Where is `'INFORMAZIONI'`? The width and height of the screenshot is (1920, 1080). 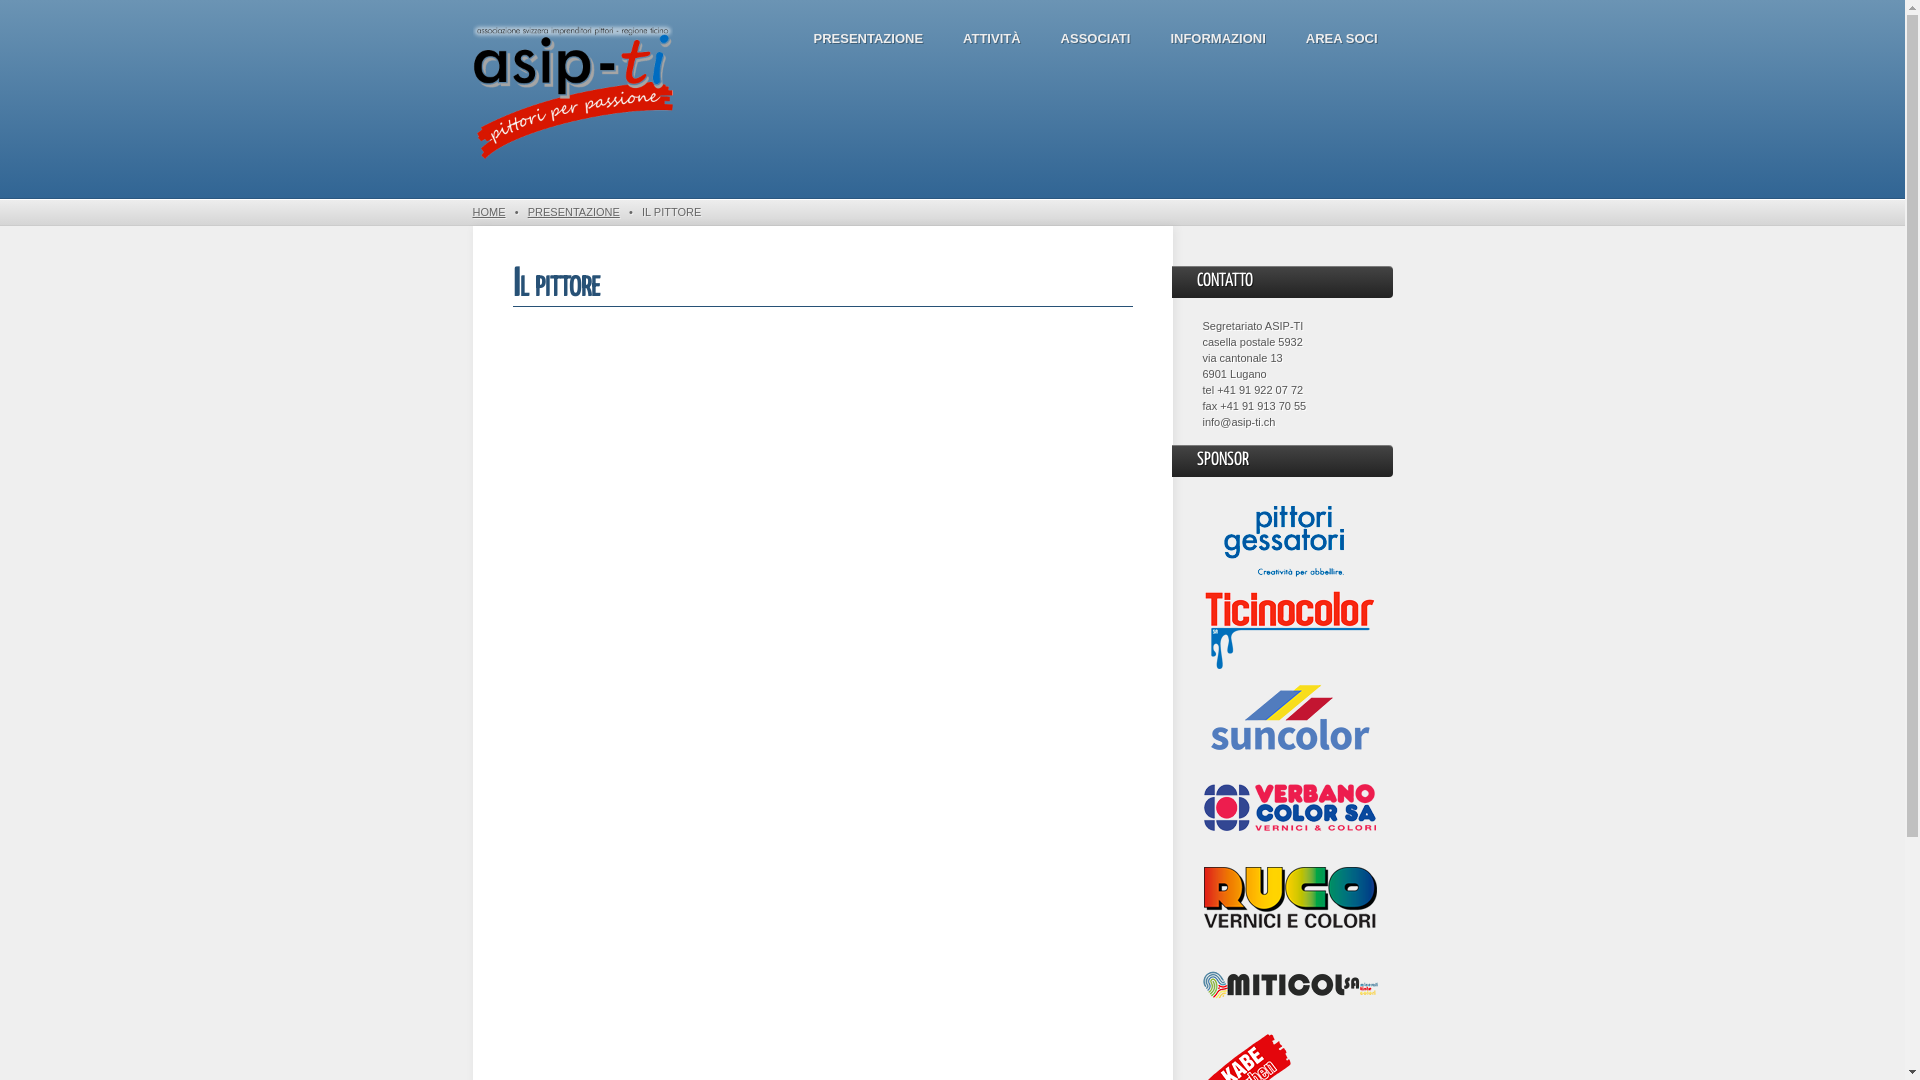 'INFORMAZIONI' is located at coordinates (1216, 38).